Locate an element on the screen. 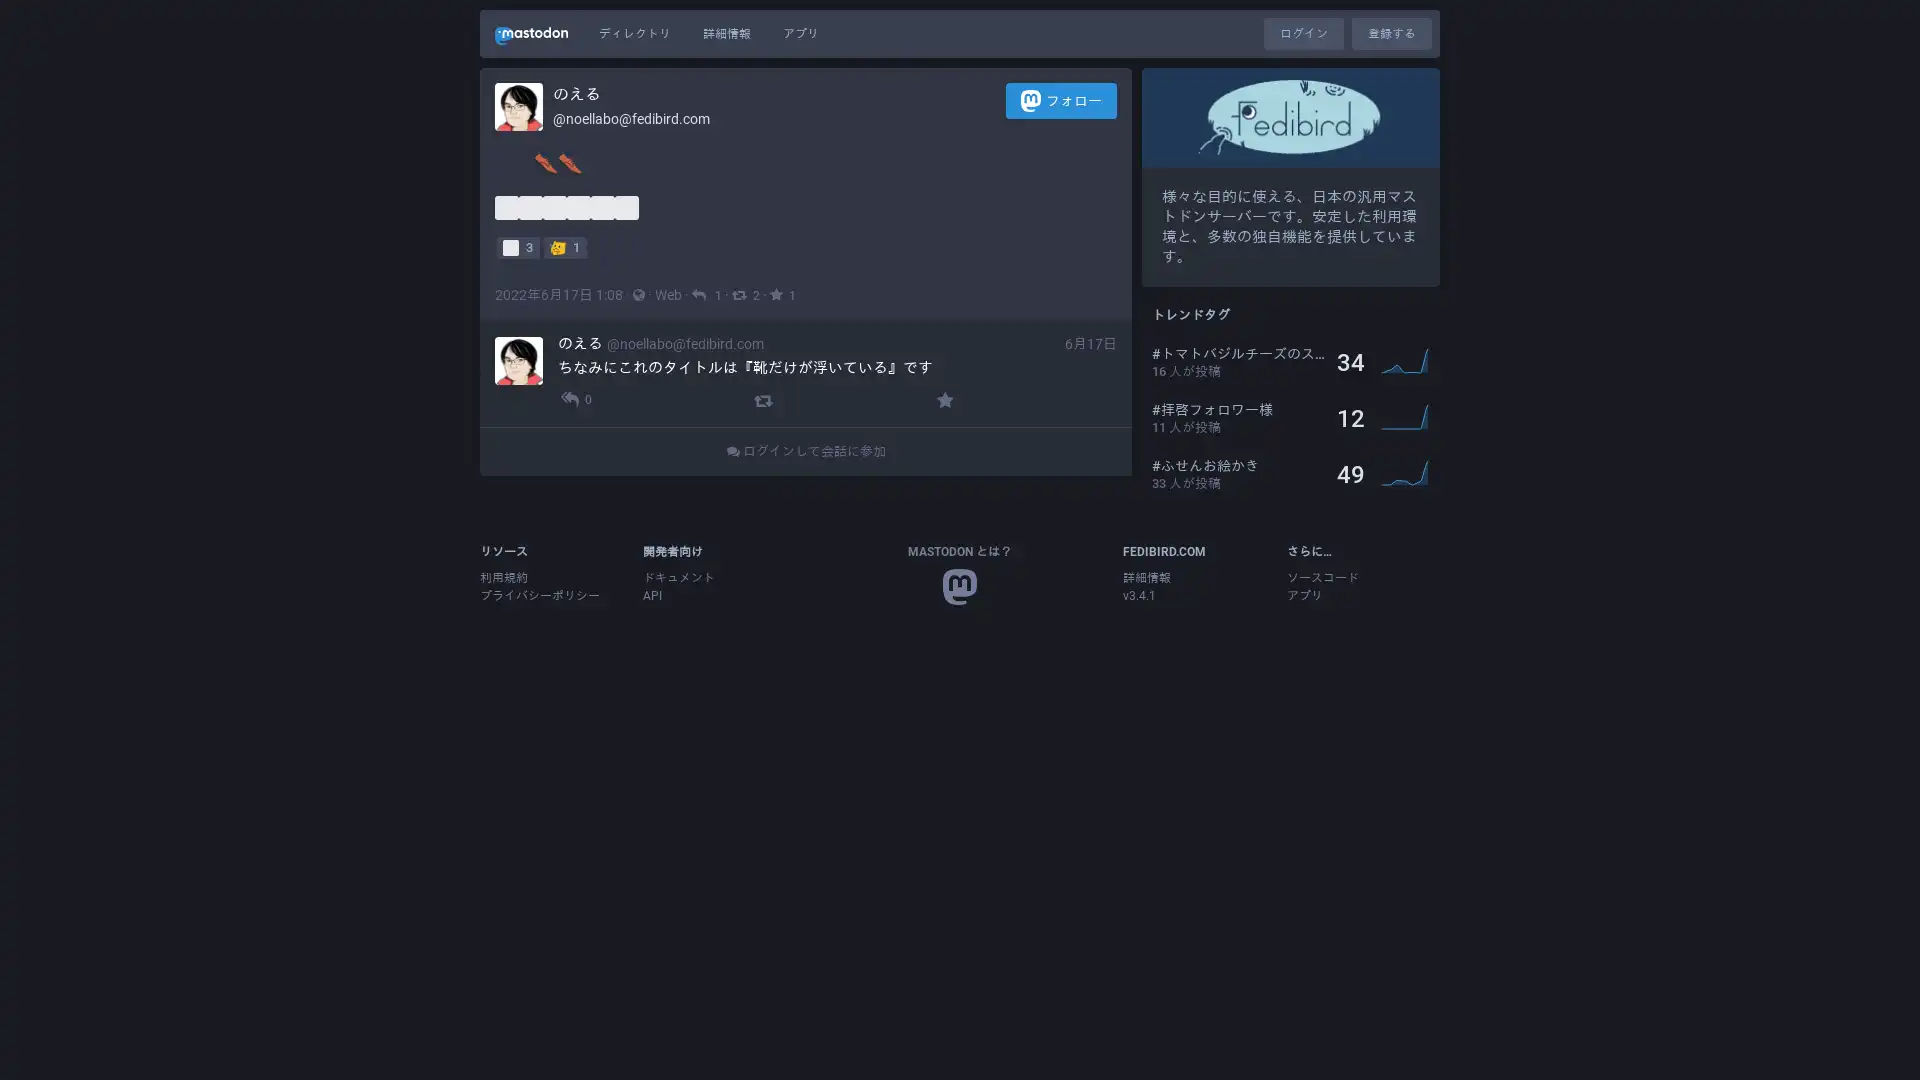 The height and width of the screenshot is (1080, 1920). :blobcatthink 1 is located at coordinates (564, 245).